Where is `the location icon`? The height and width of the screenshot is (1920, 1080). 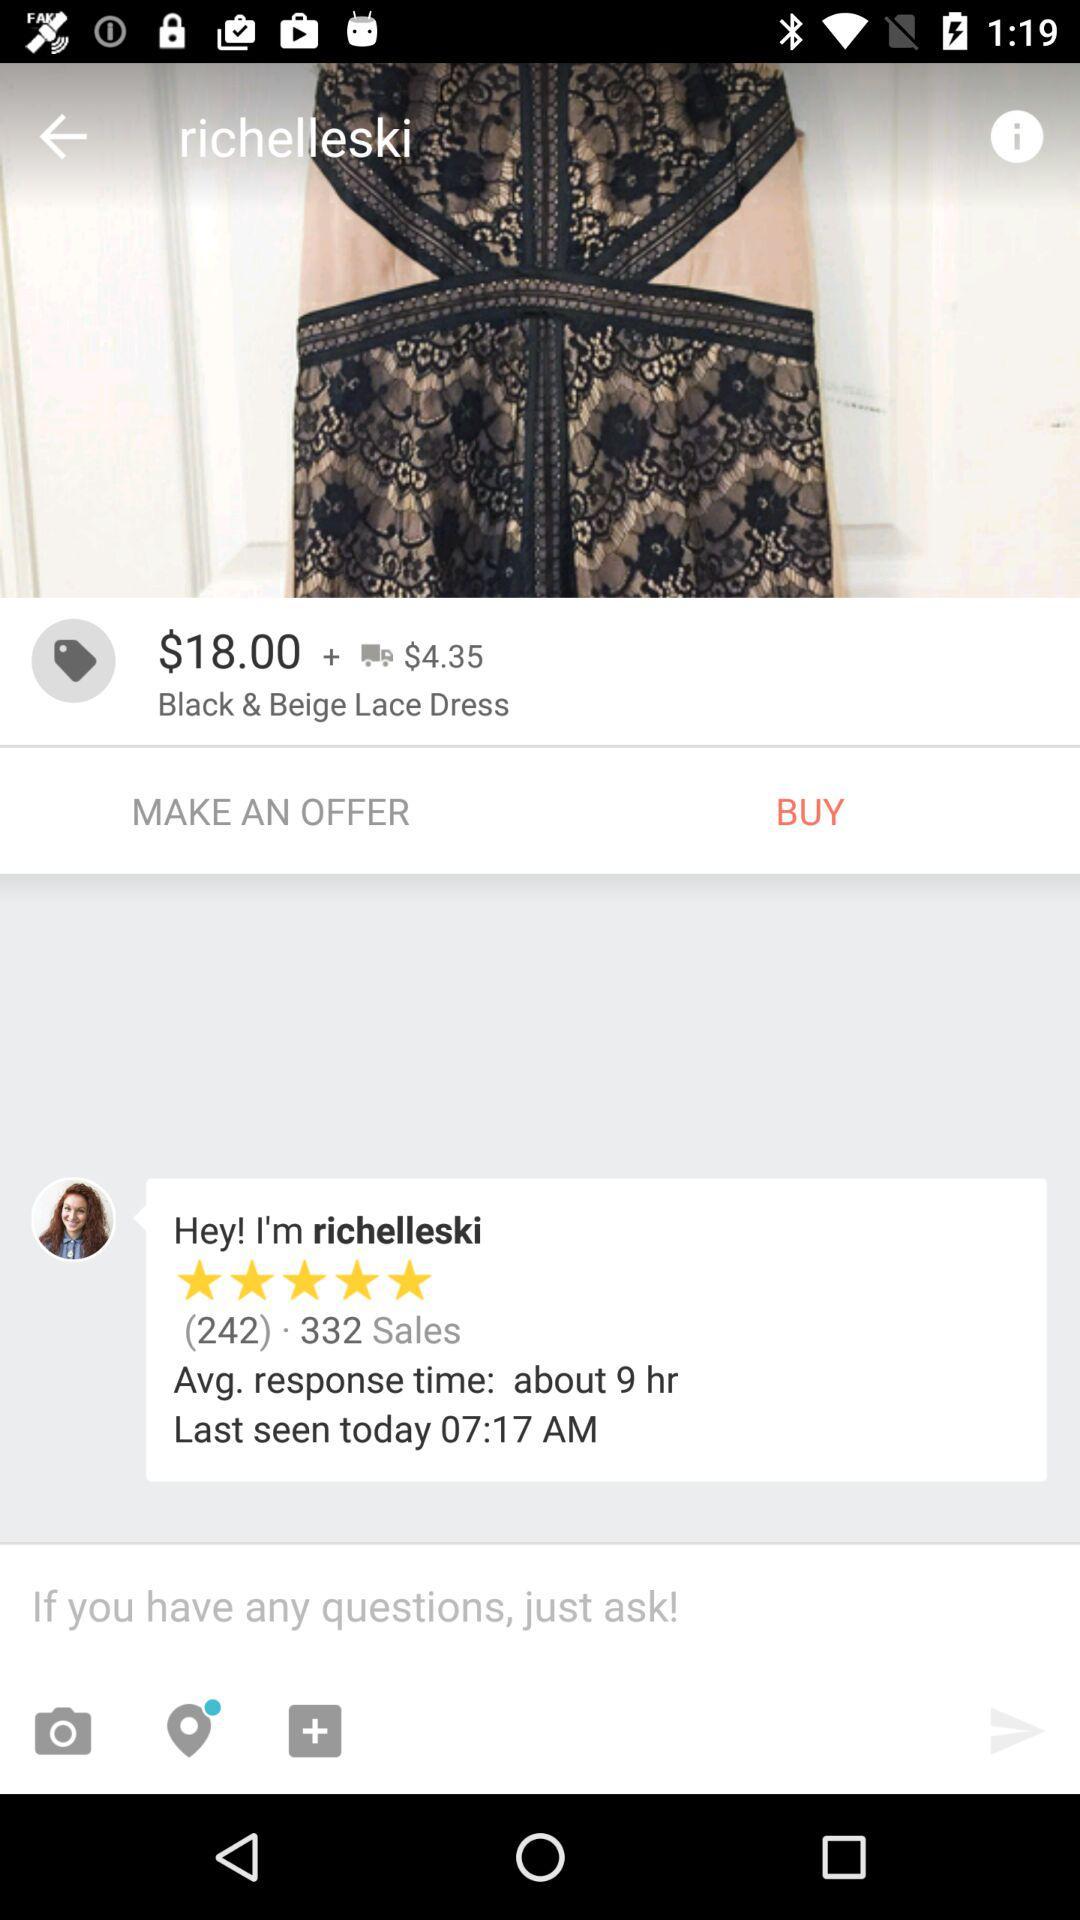 the location icon is located at coordinates (189, 1730).